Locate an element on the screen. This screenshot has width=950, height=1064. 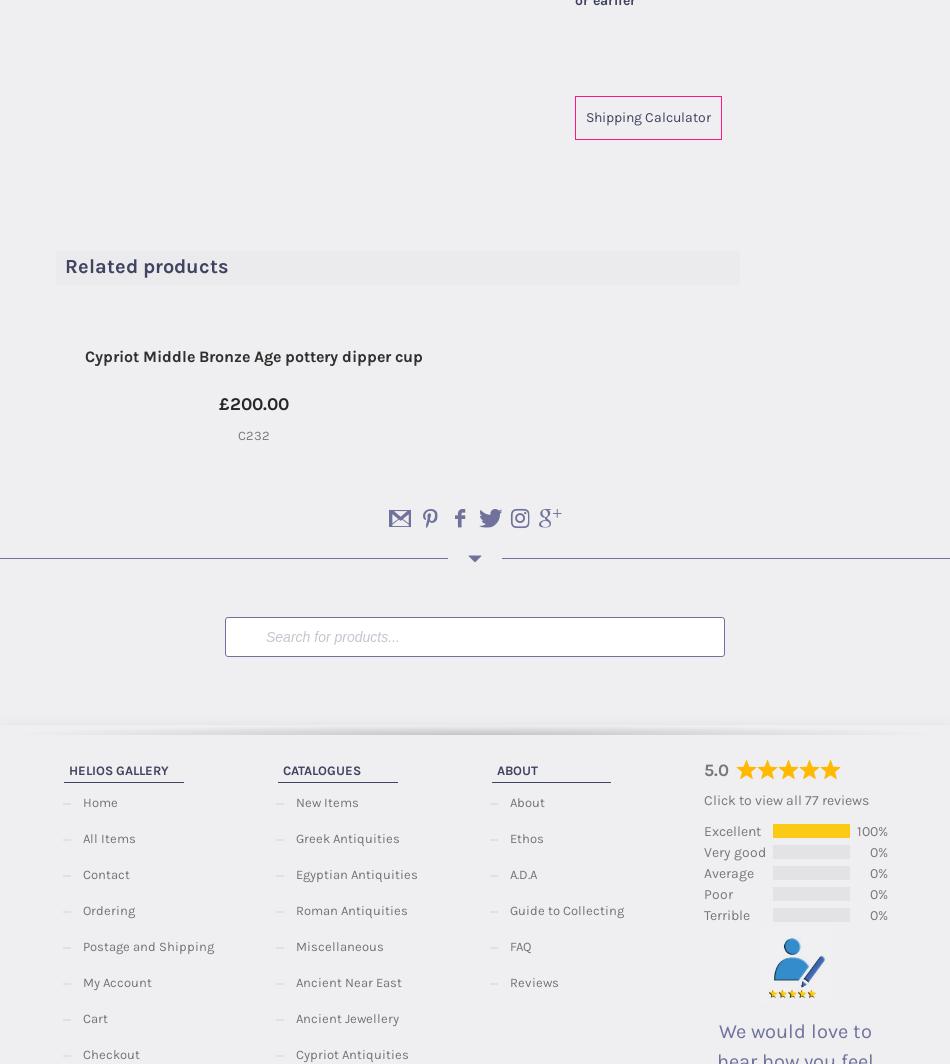
'Category:' is located at coordinates (602, 72).